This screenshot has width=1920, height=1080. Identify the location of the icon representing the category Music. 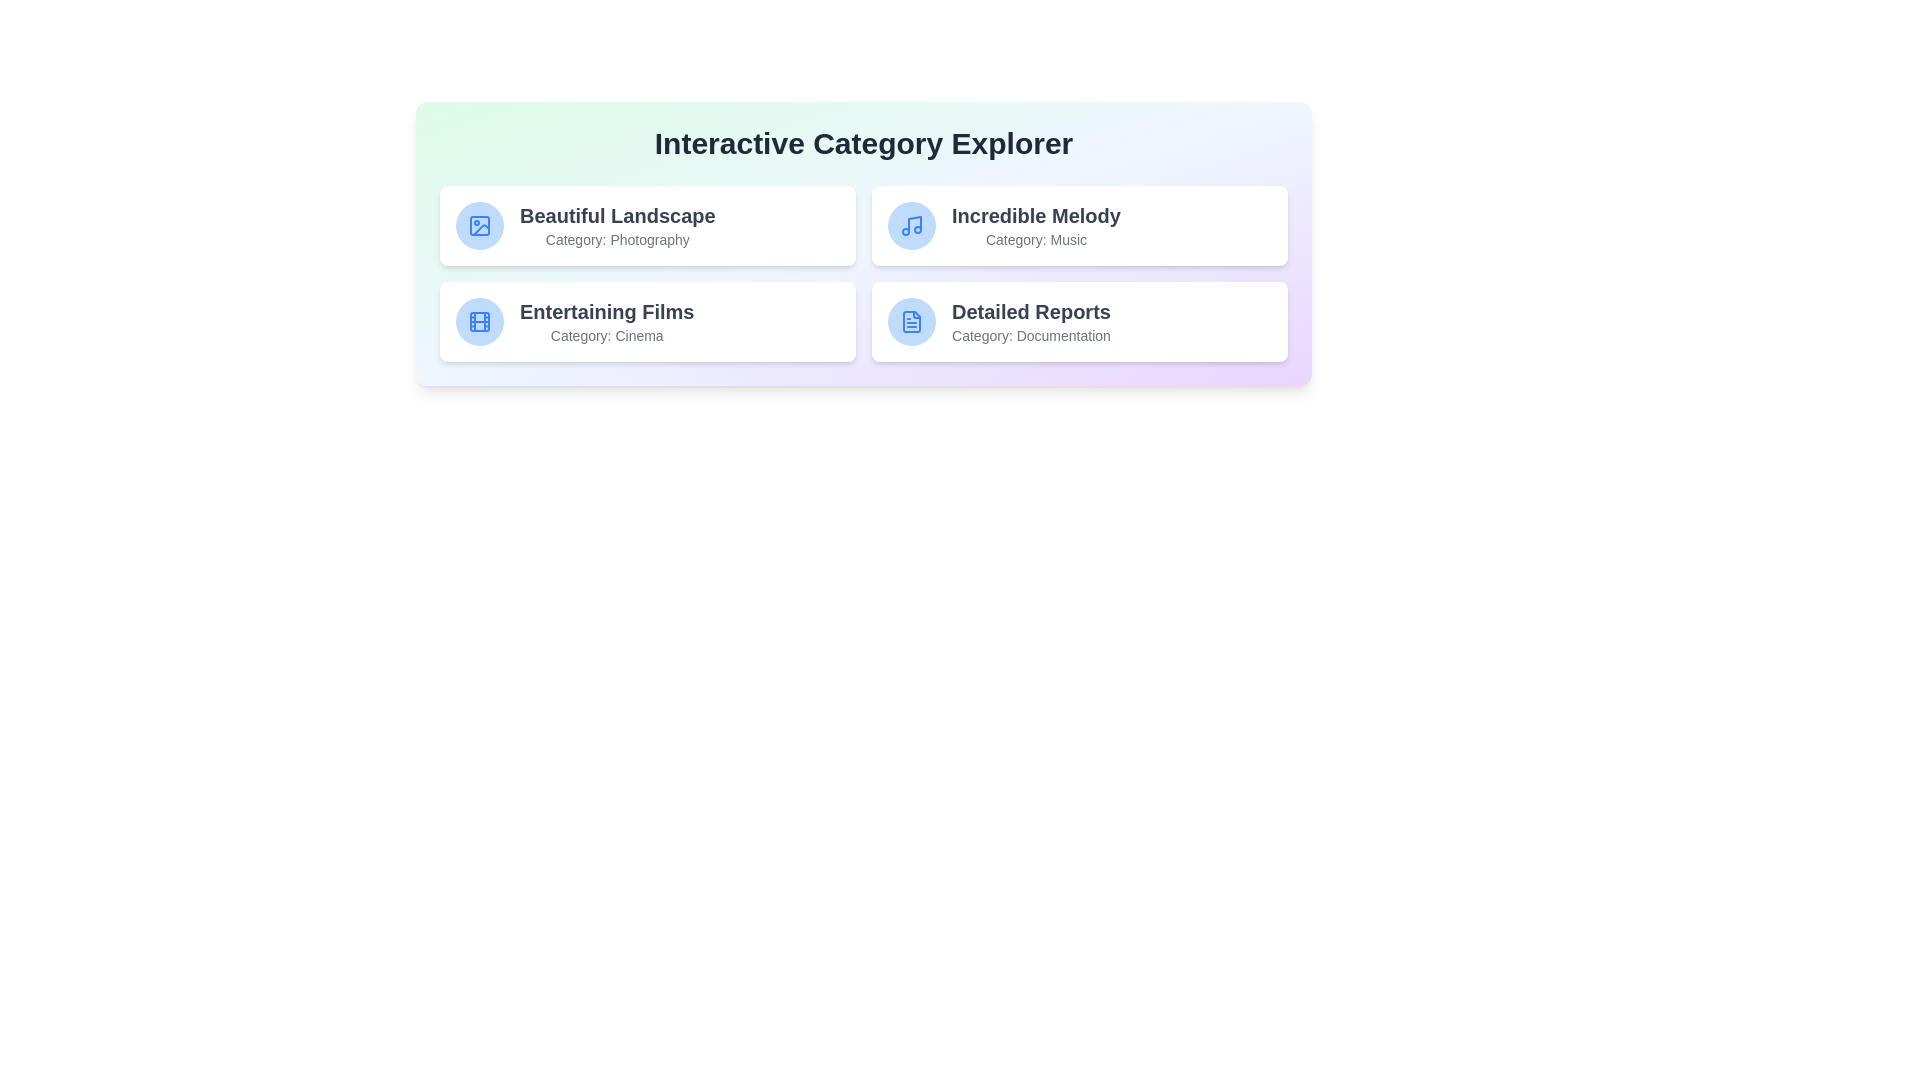
(911, 225).